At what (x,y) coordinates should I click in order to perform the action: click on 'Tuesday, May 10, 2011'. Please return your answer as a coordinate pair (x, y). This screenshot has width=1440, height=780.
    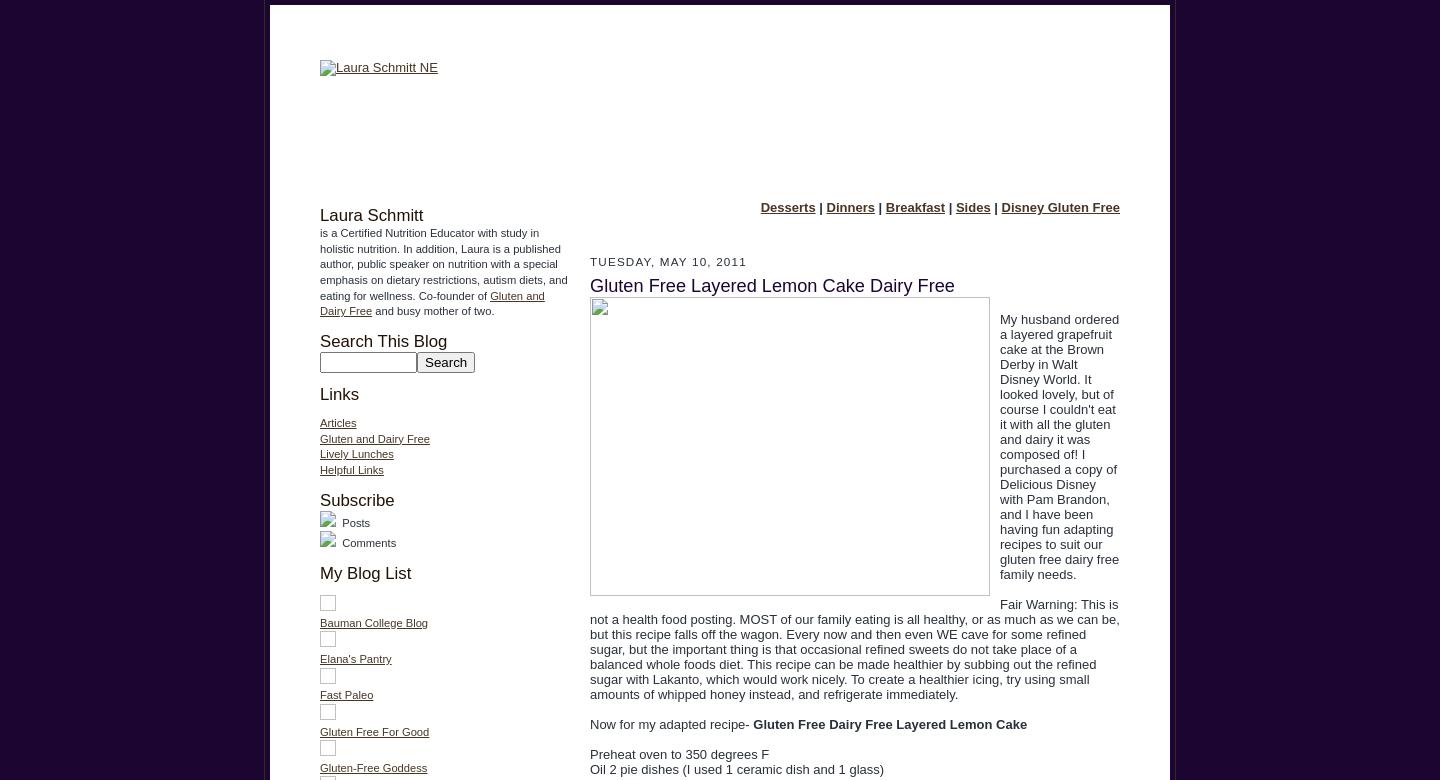
    Looking at the image, I should click on (668, 261).